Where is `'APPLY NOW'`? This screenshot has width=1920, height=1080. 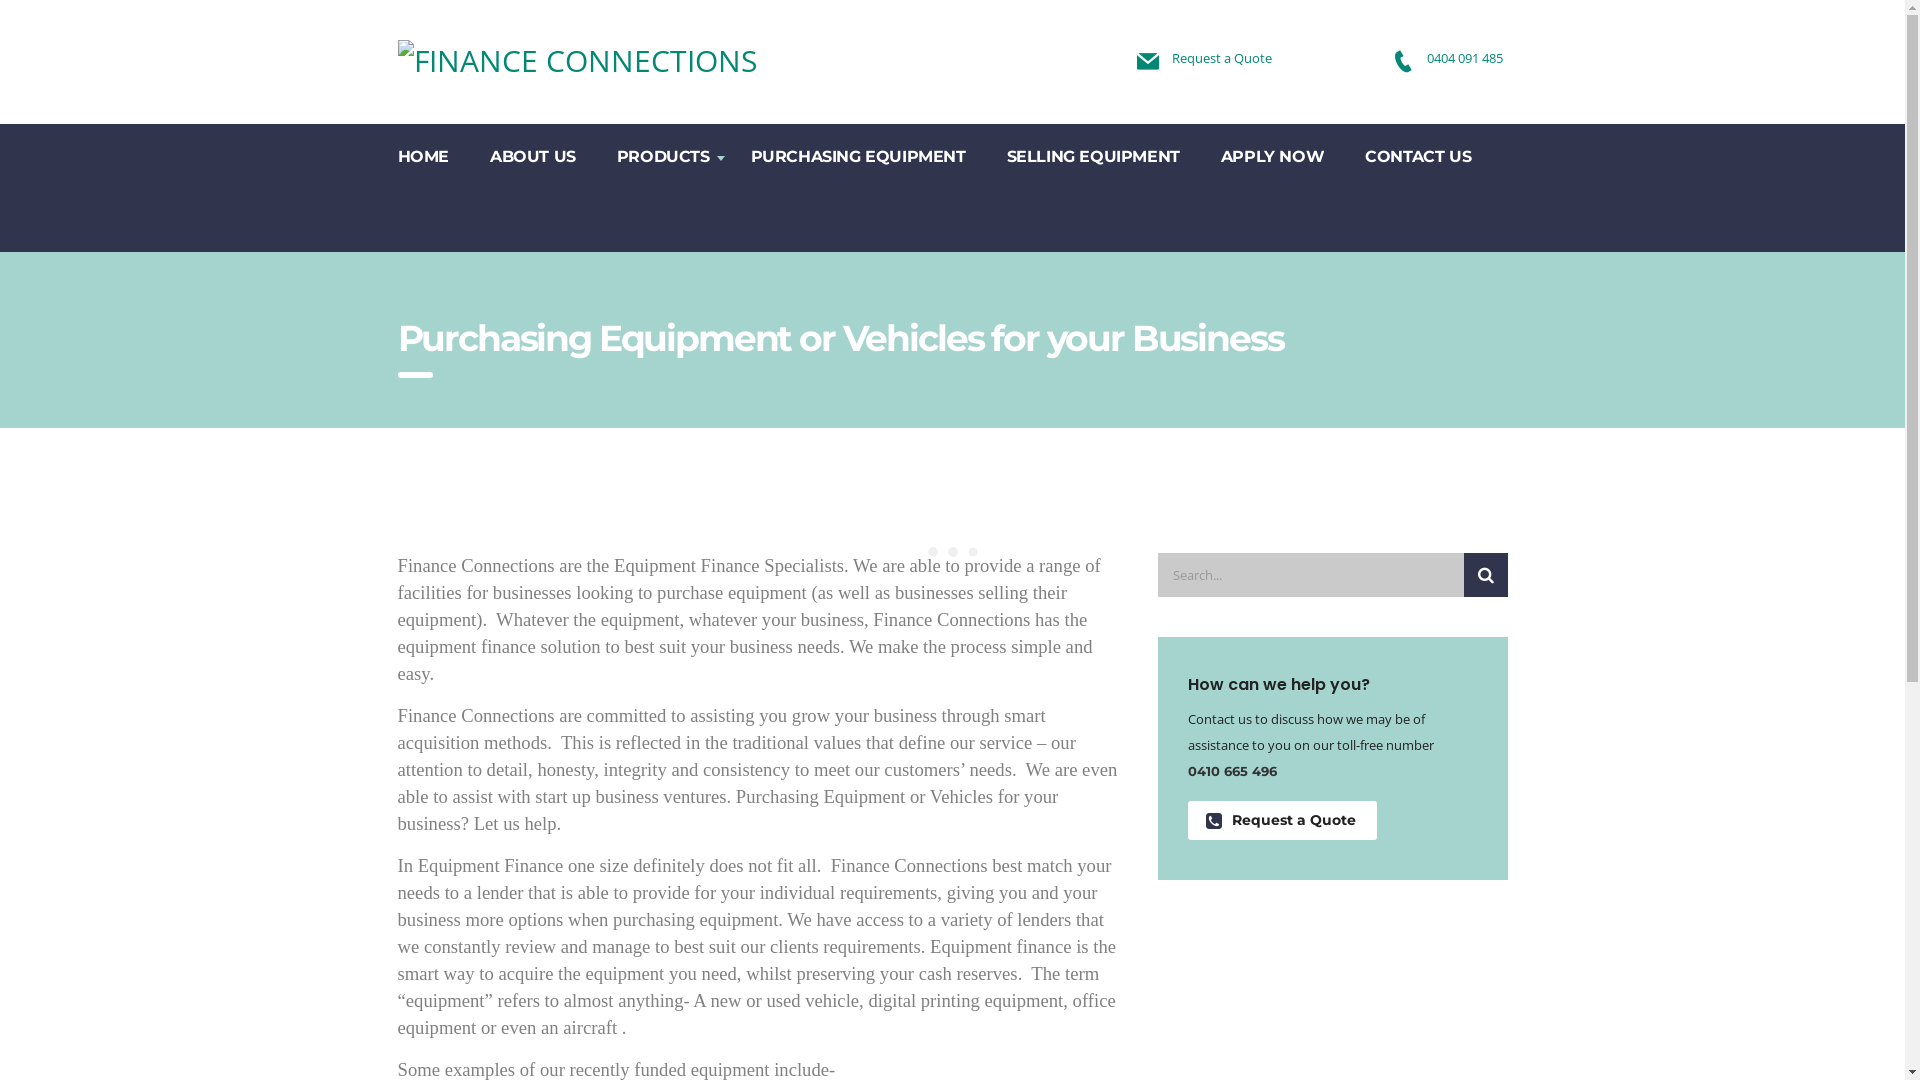
'APPLY NOW' is located at coordinates (1271, 154).